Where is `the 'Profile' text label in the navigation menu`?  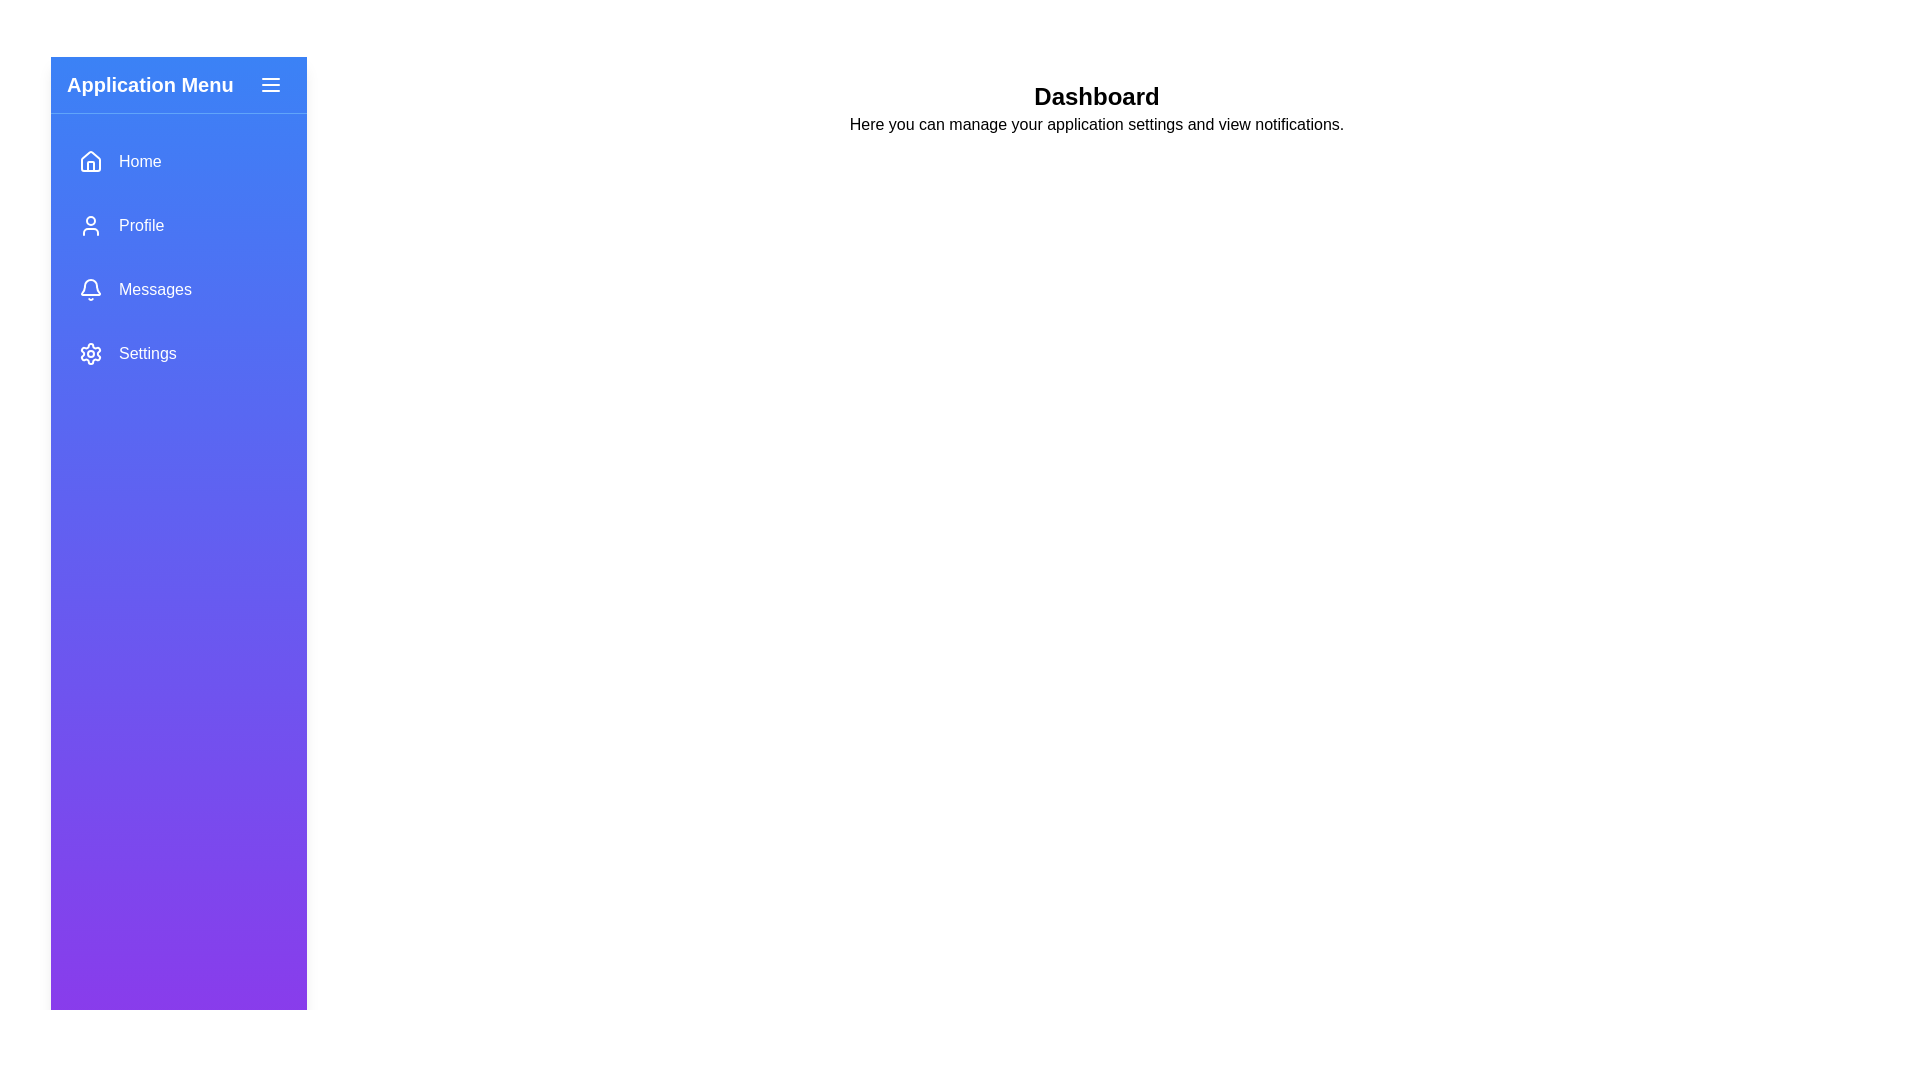
the 'Profile' text label in the navigation menu is located at coordinates (140, 225).